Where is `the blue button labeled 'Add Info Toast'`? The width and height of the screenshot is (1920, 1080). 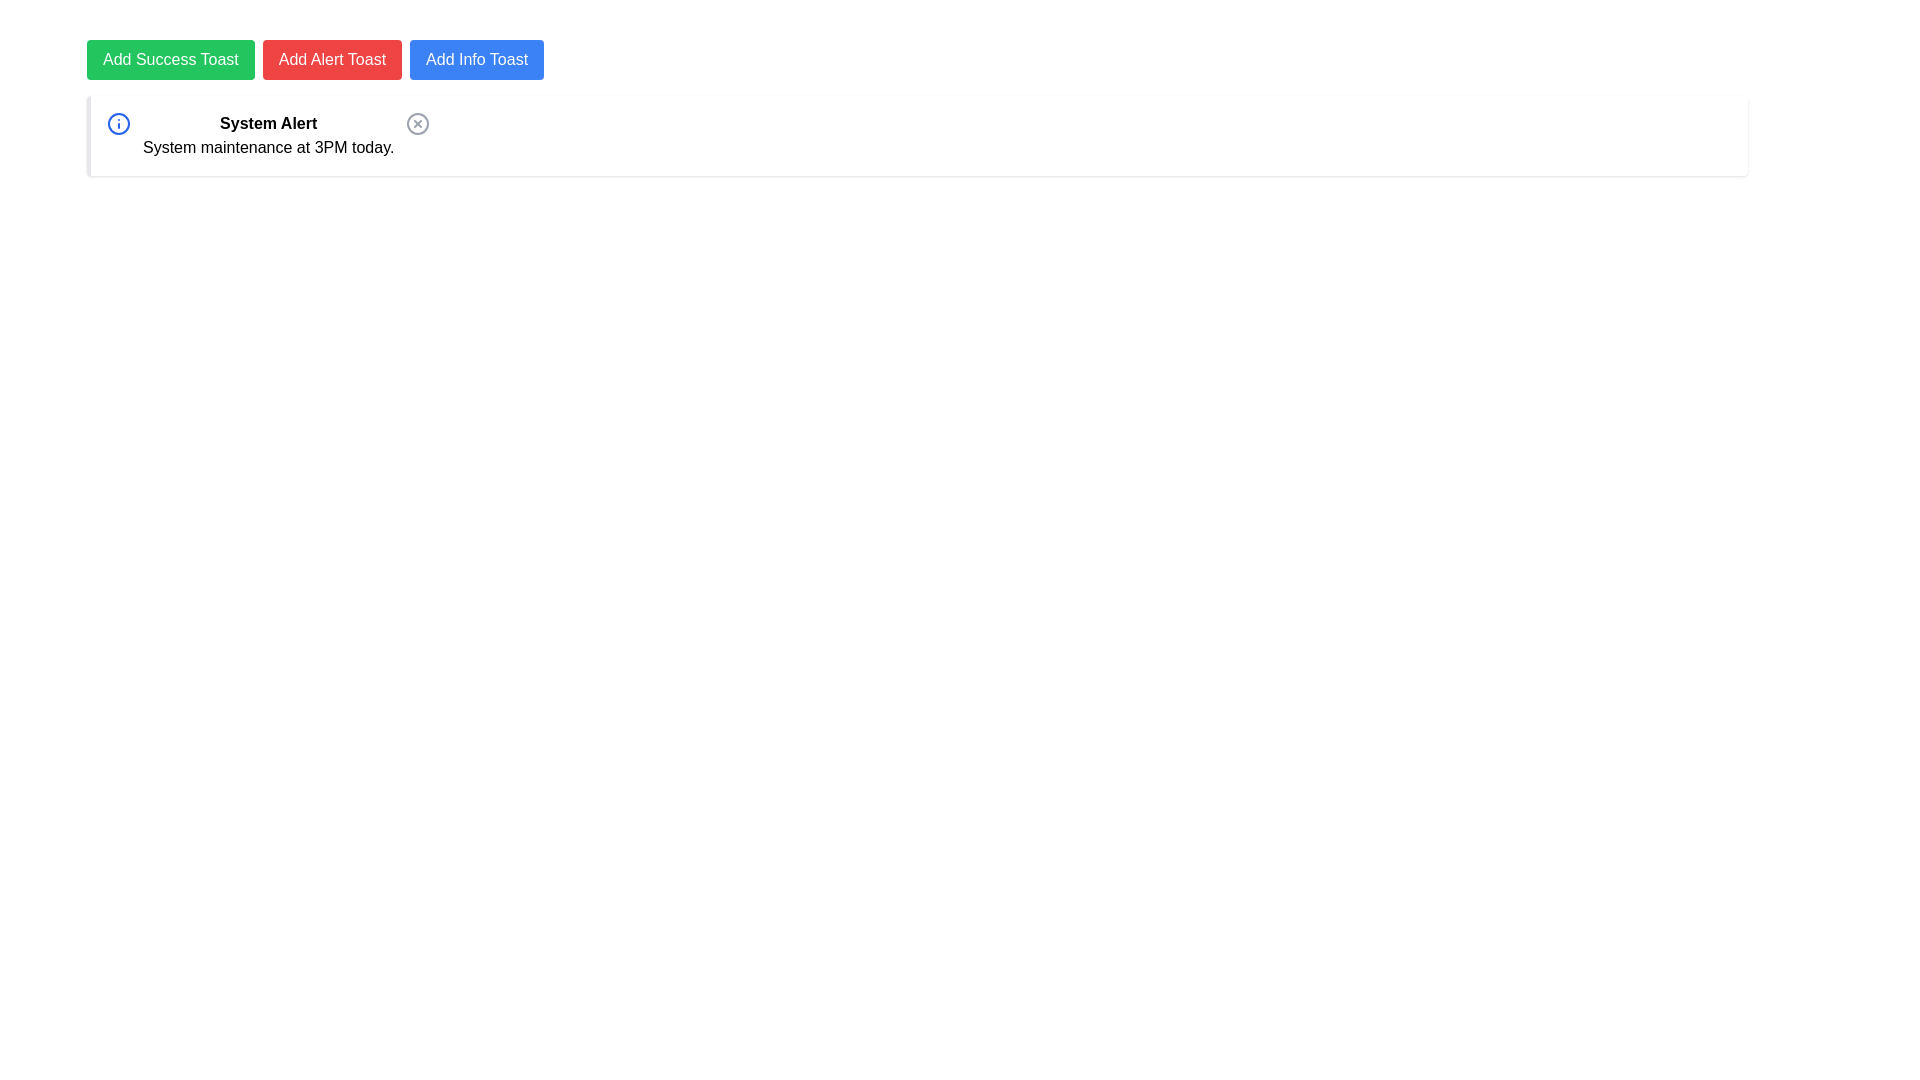 the blue button labeled 'Add Info Toast' is located at coordinates (476, 59).